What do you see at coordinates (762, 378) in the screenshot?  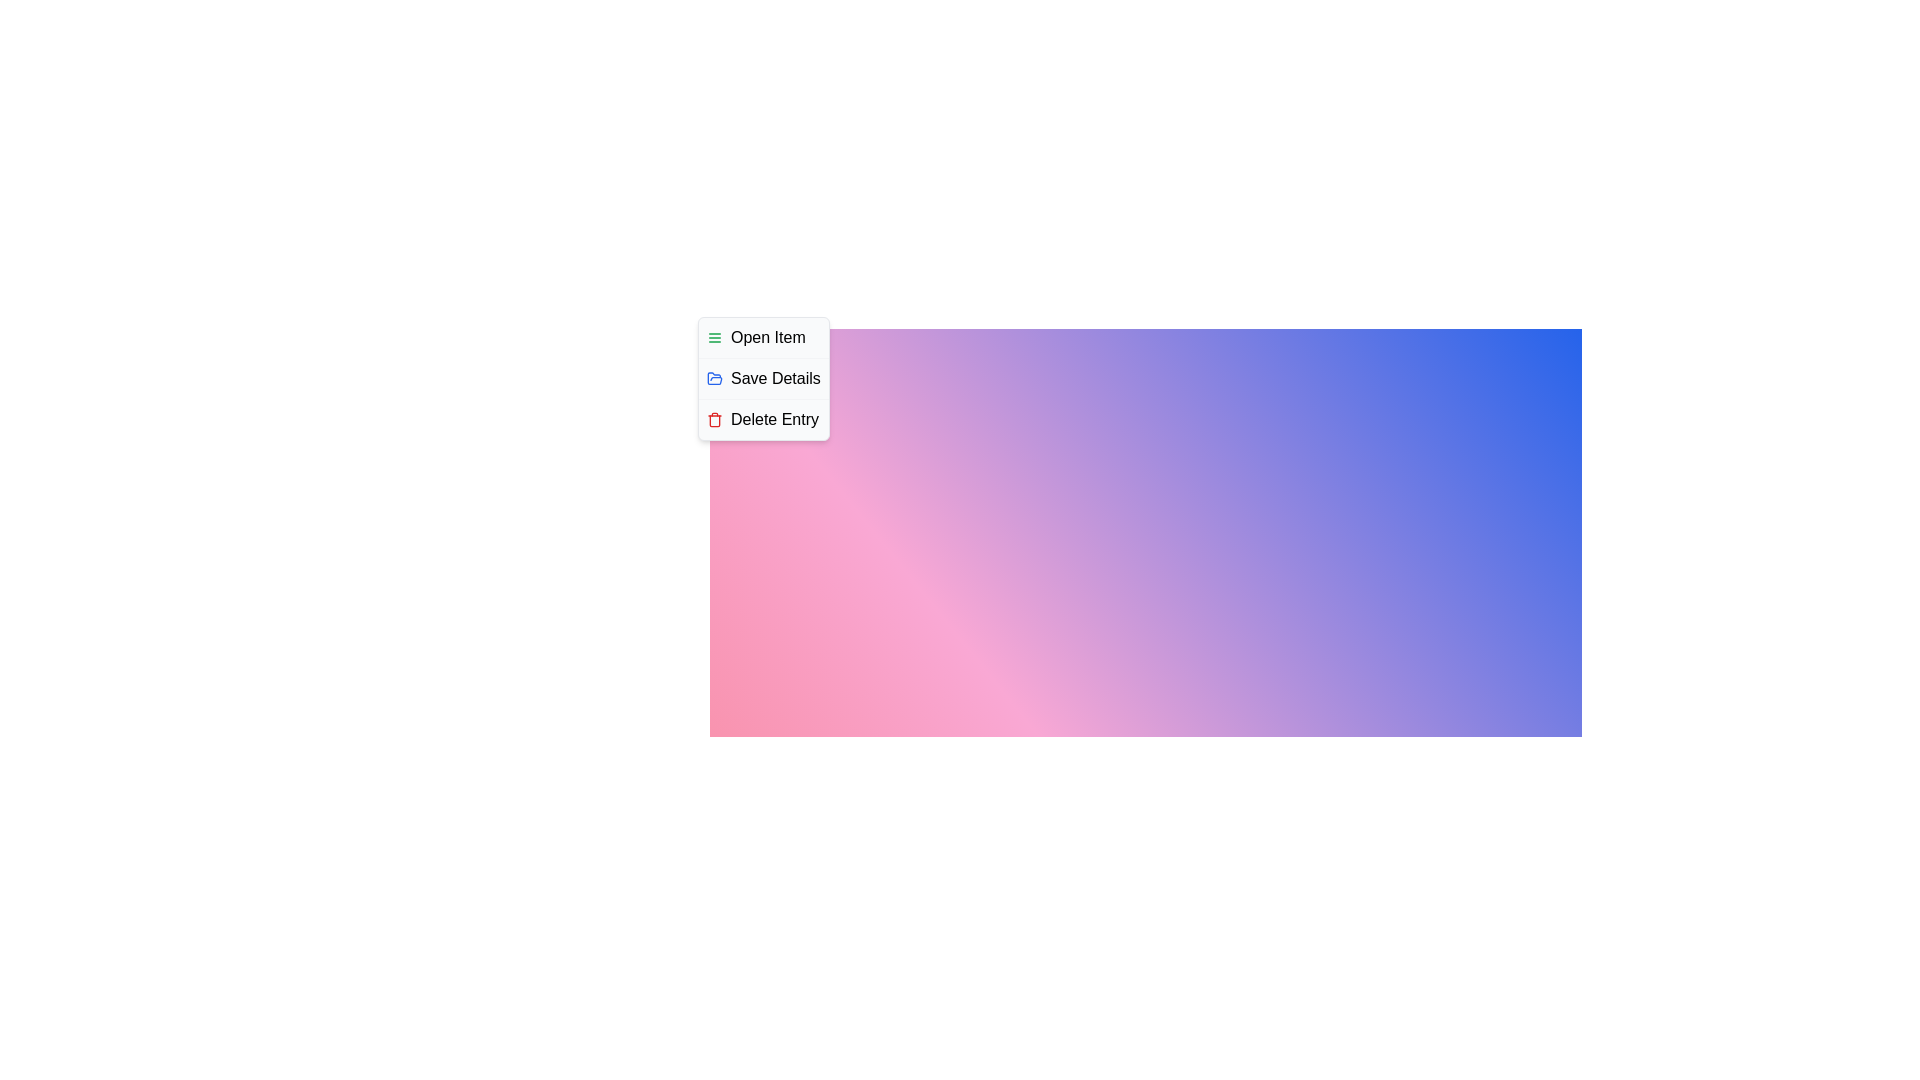 I see `the 'Save Details' option in the context menu` at bounding box center [762, 378].